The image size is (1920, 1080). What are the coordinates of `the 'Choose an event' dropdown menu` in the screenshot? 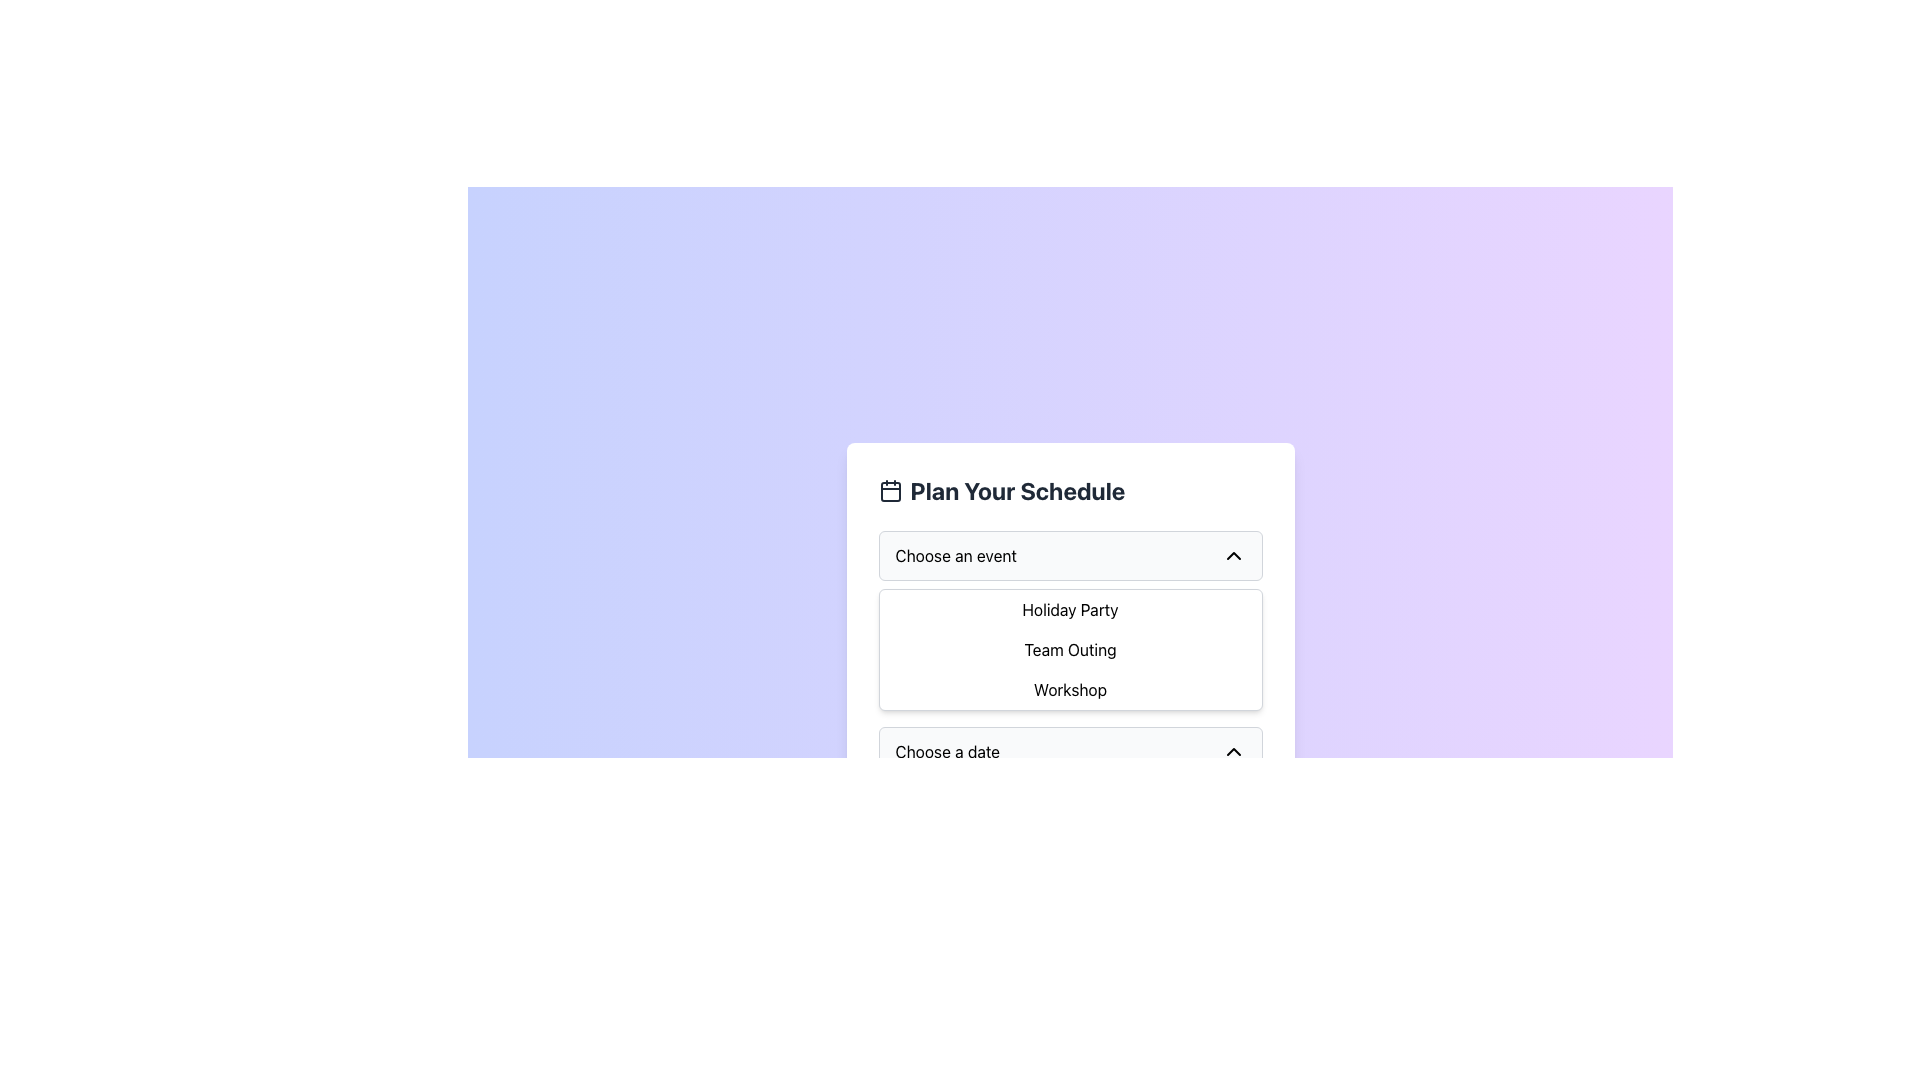 It's located at (1069, 620).